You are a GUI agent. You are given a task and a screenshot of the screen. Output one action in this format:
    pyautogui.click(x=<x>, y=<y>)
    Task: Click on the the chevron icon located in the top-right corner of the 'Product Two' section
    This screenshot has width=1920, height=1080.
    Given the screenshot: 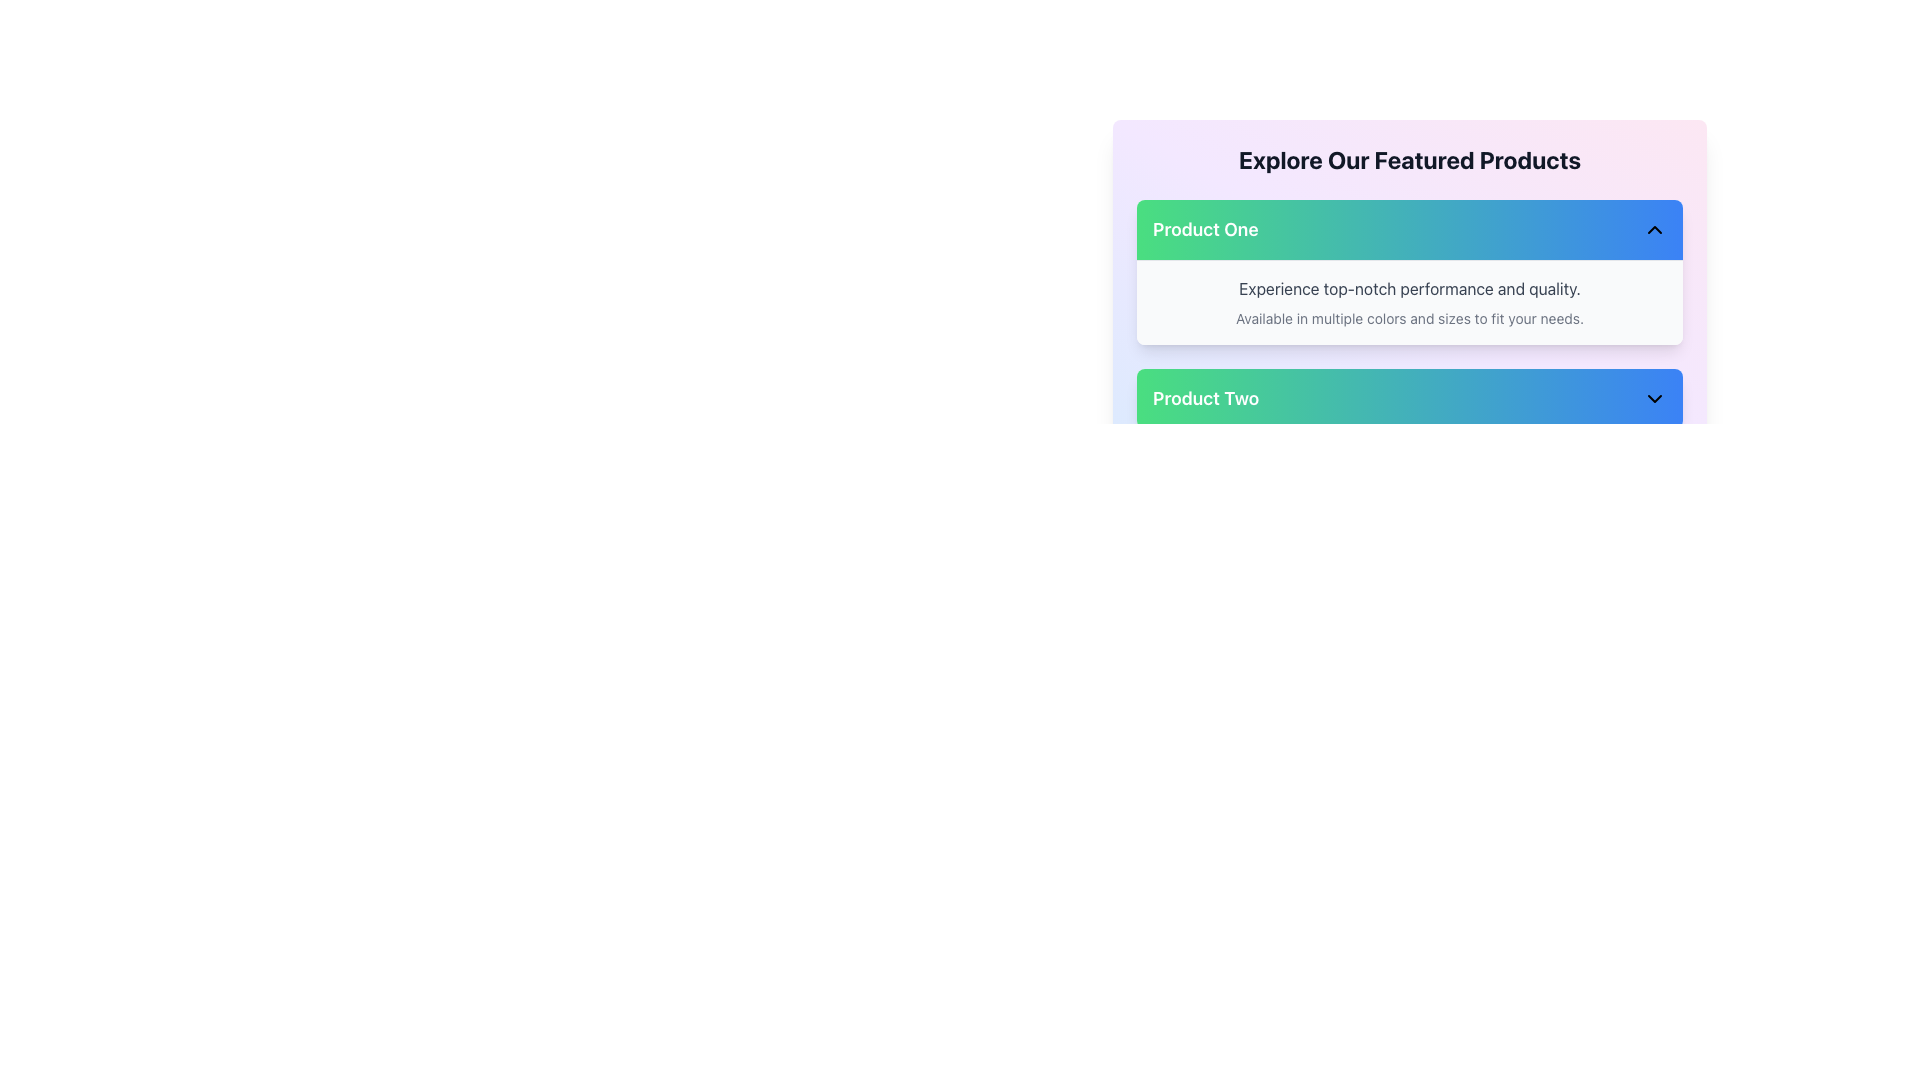 What is the action you would take?
    pyautogui.click(x=1655, y=398)
    